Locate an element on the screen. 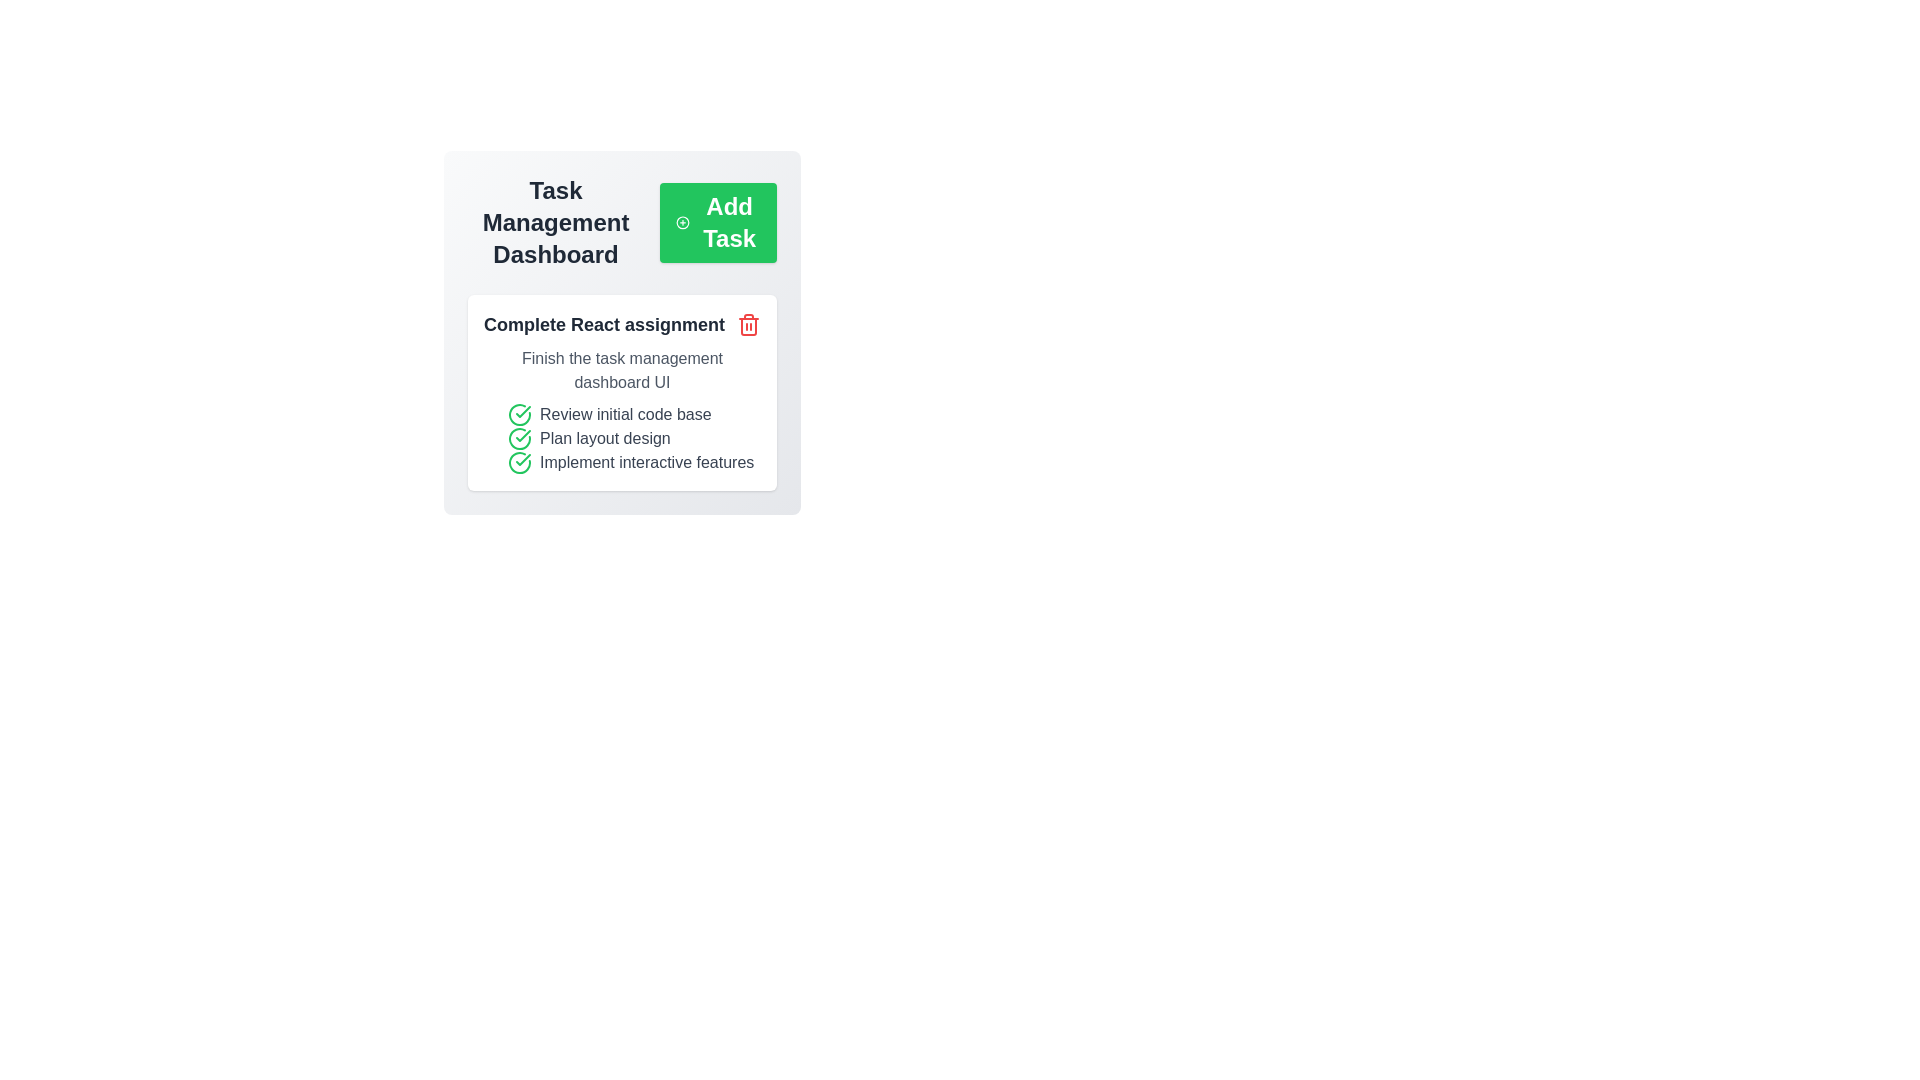  the vector icon representing a completed task in the checklist UI, located slightly off-center within a larger circle icon is located at coordinates (523, 434).